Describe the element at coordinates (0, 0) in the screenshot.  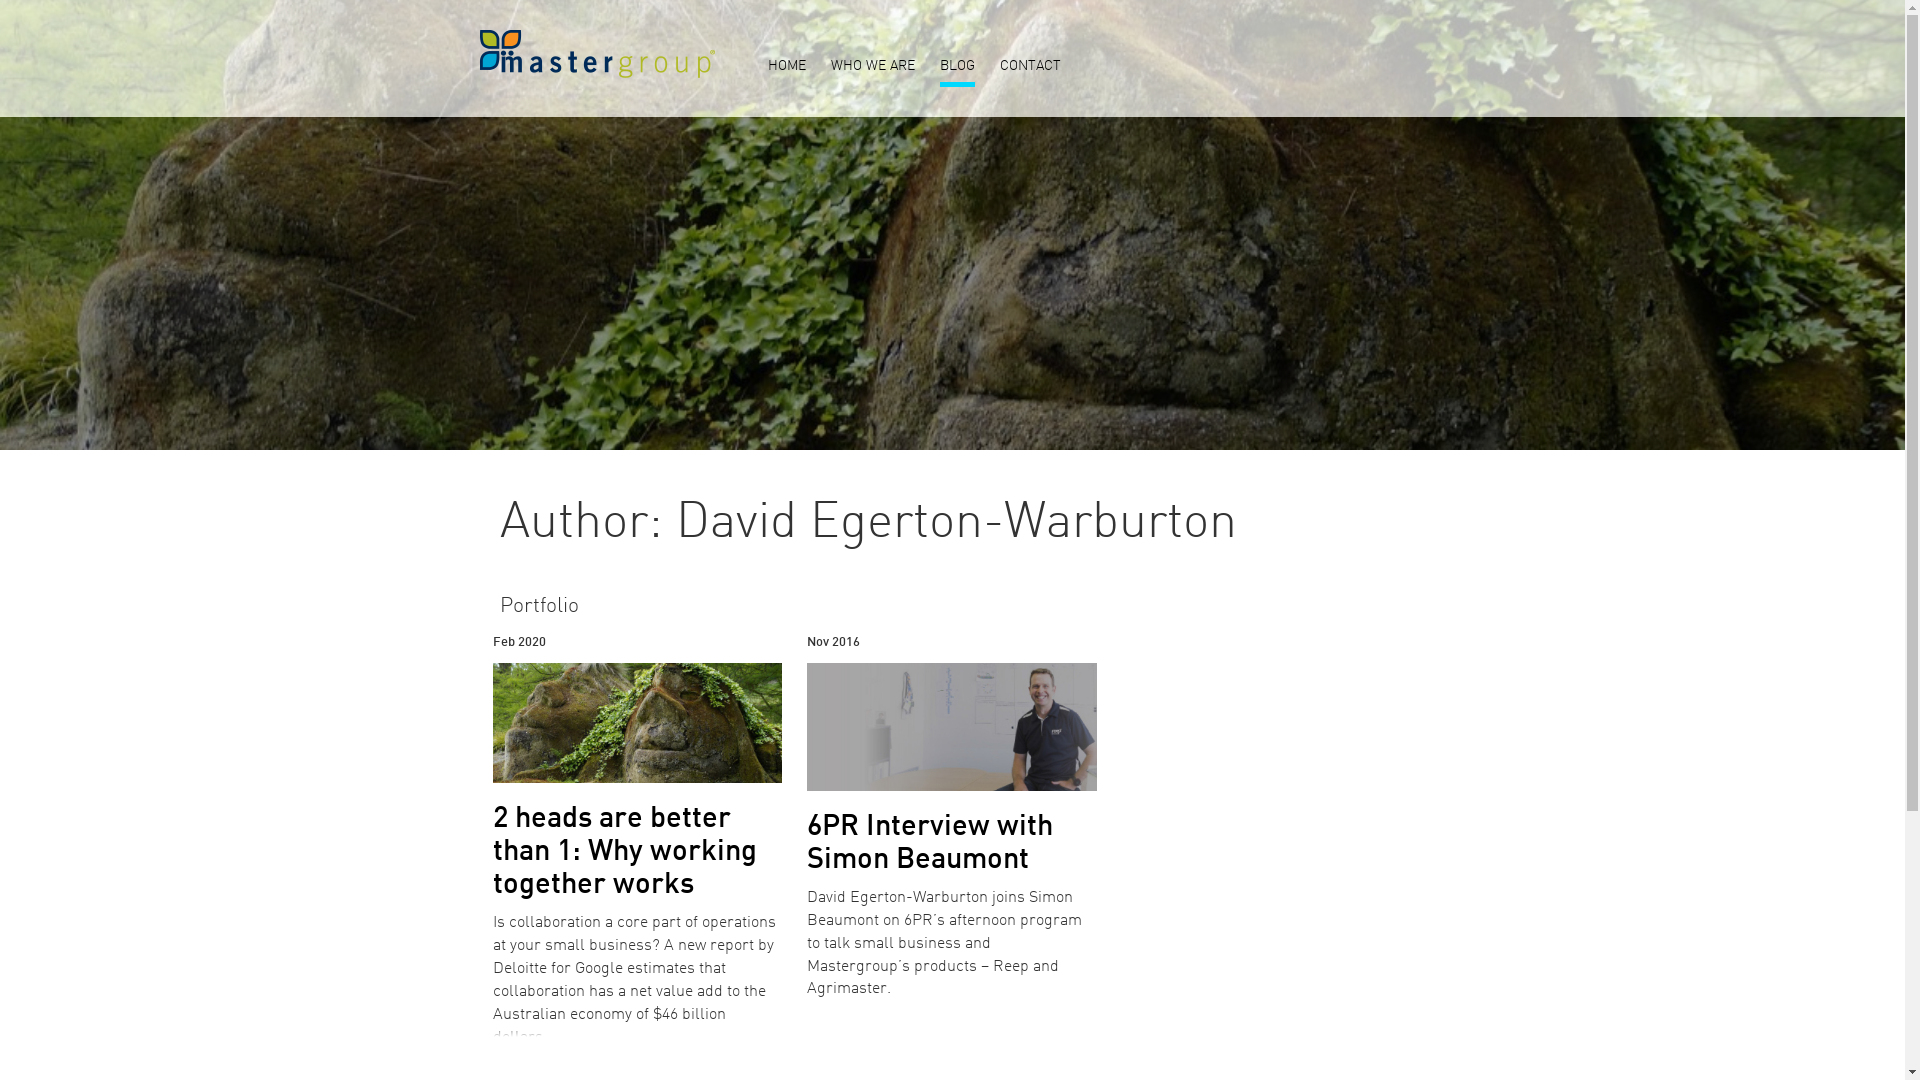
I see `'Skip to content'` at that location.